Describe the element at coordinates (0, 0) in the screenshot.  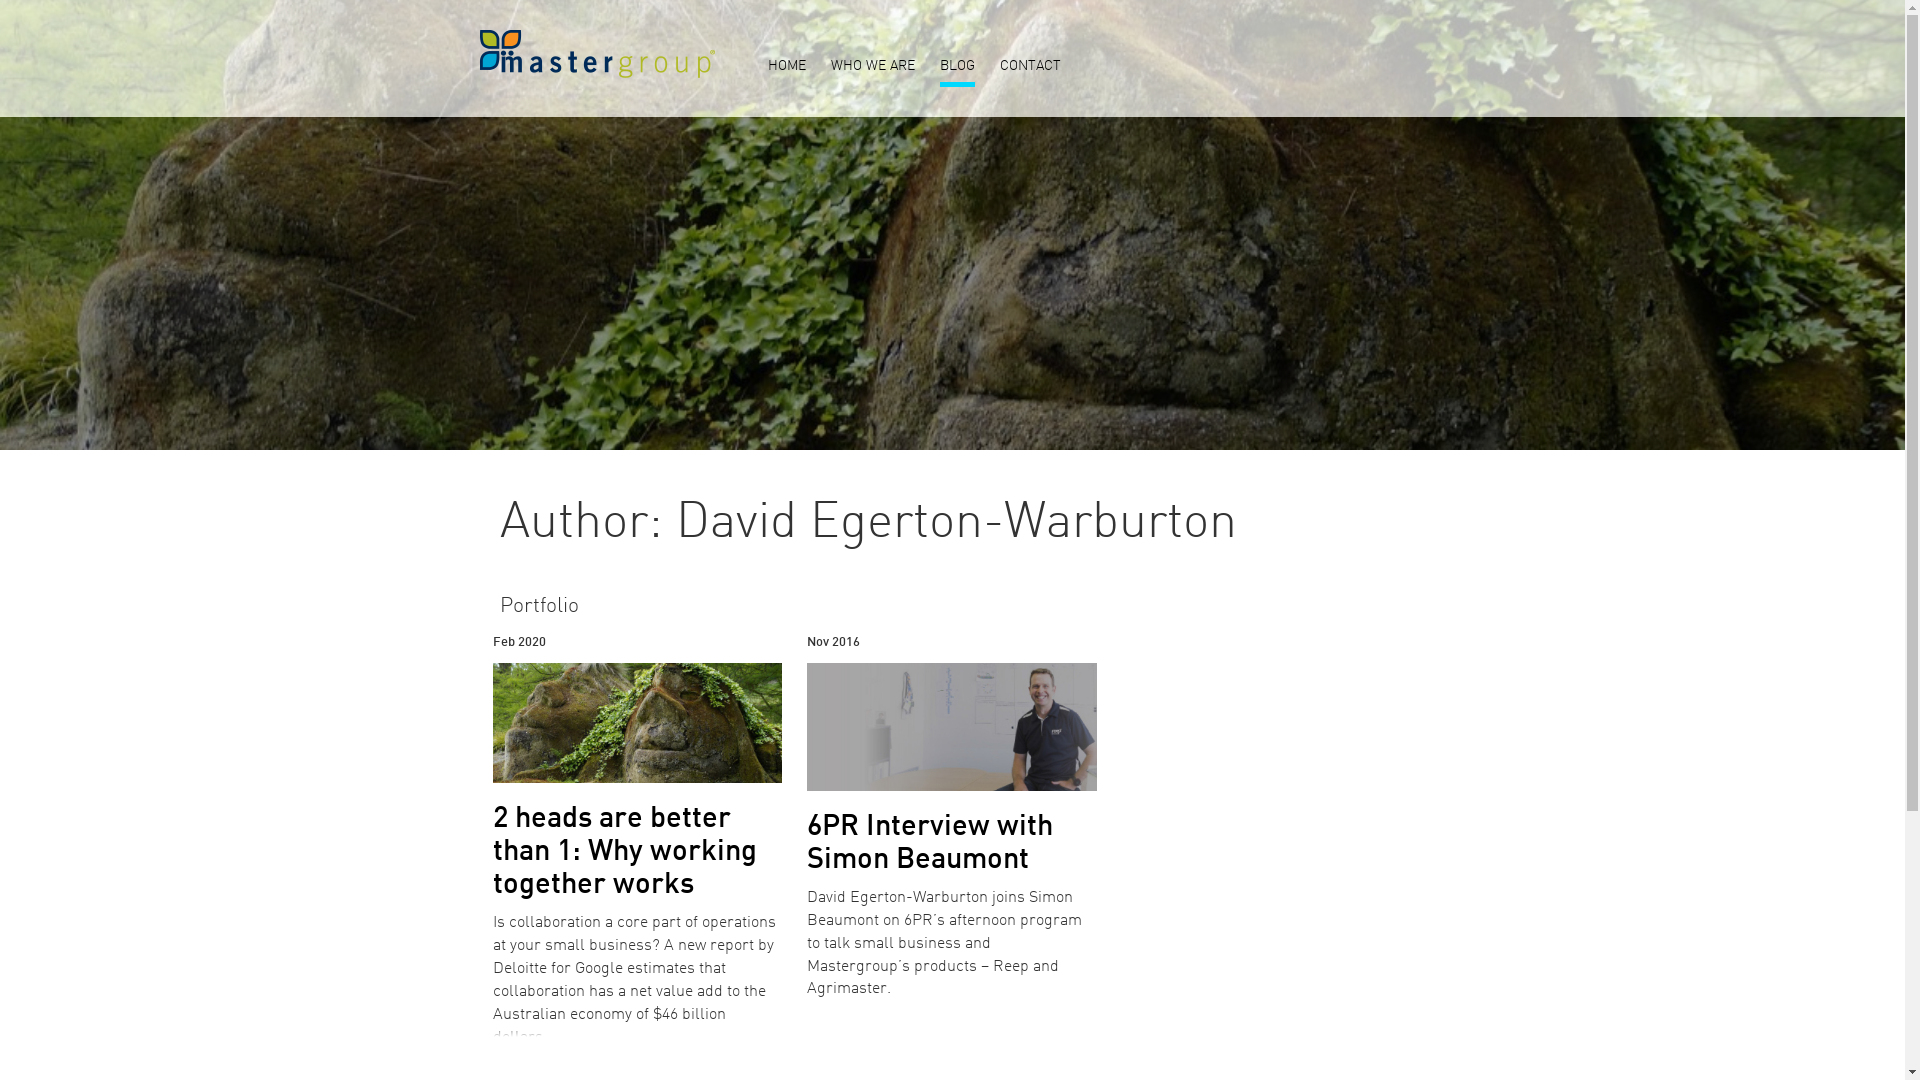
I see `'Skip to content'` at that location.